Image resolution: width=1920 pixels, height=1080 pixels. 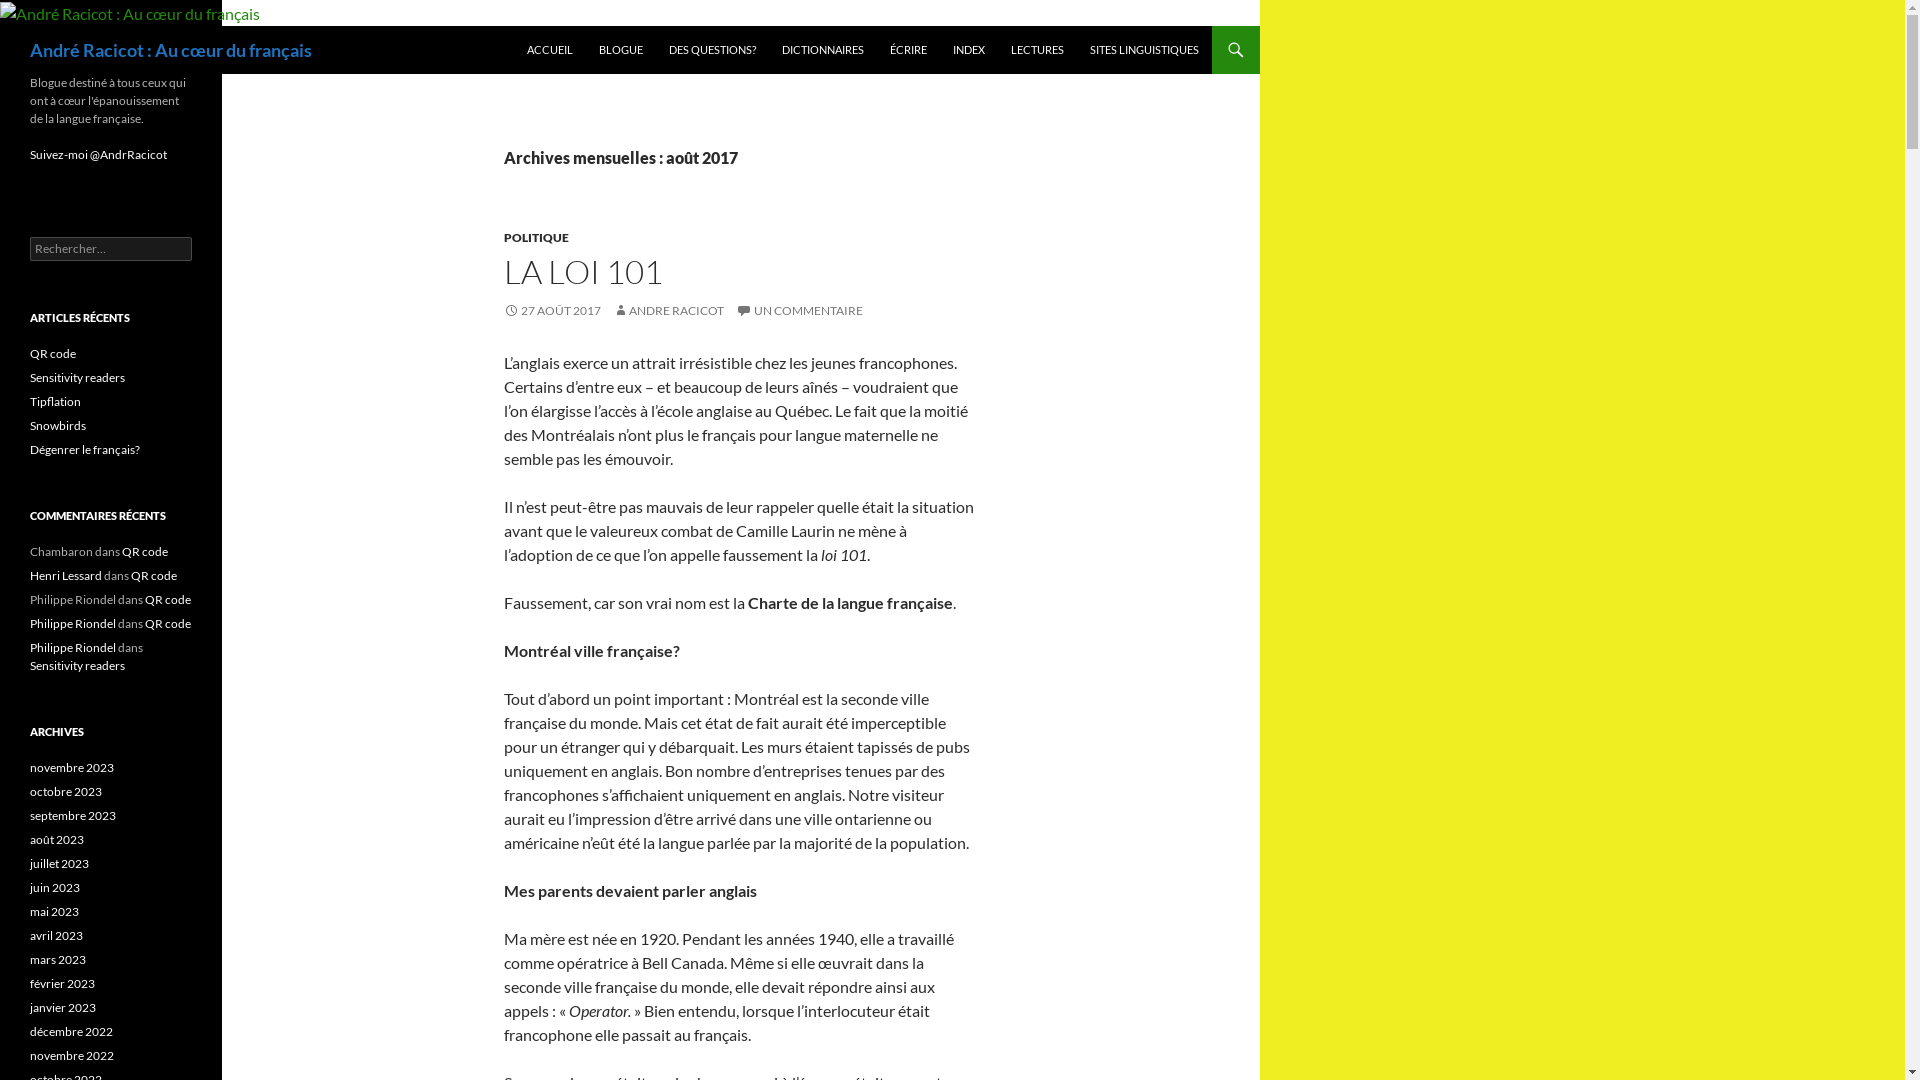 I want to click on 'janvier 2023', so click(x=62, y=1007).